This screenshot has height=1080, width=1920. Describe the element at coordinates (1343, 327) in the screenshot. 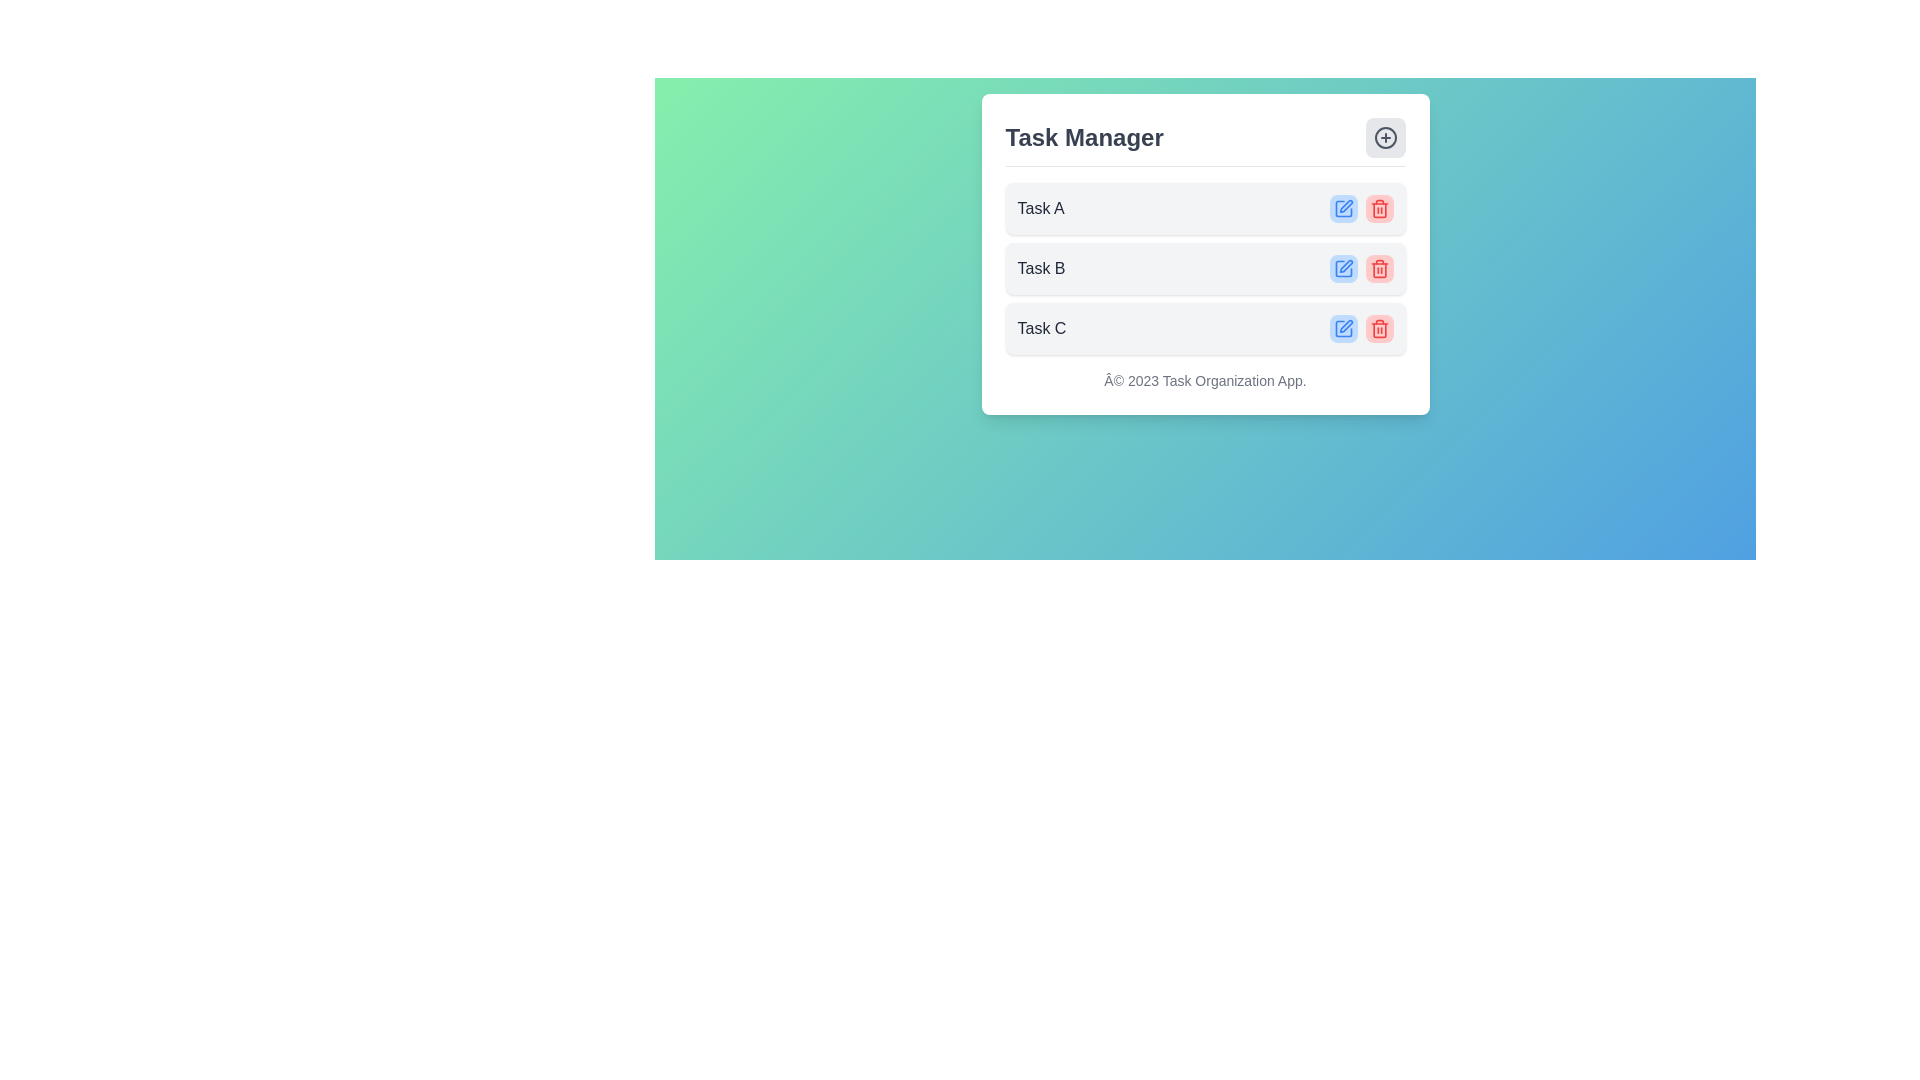

I see `the edit icon button located in the third row of the task list for 'Task C' to initiate the edit action` at that location.